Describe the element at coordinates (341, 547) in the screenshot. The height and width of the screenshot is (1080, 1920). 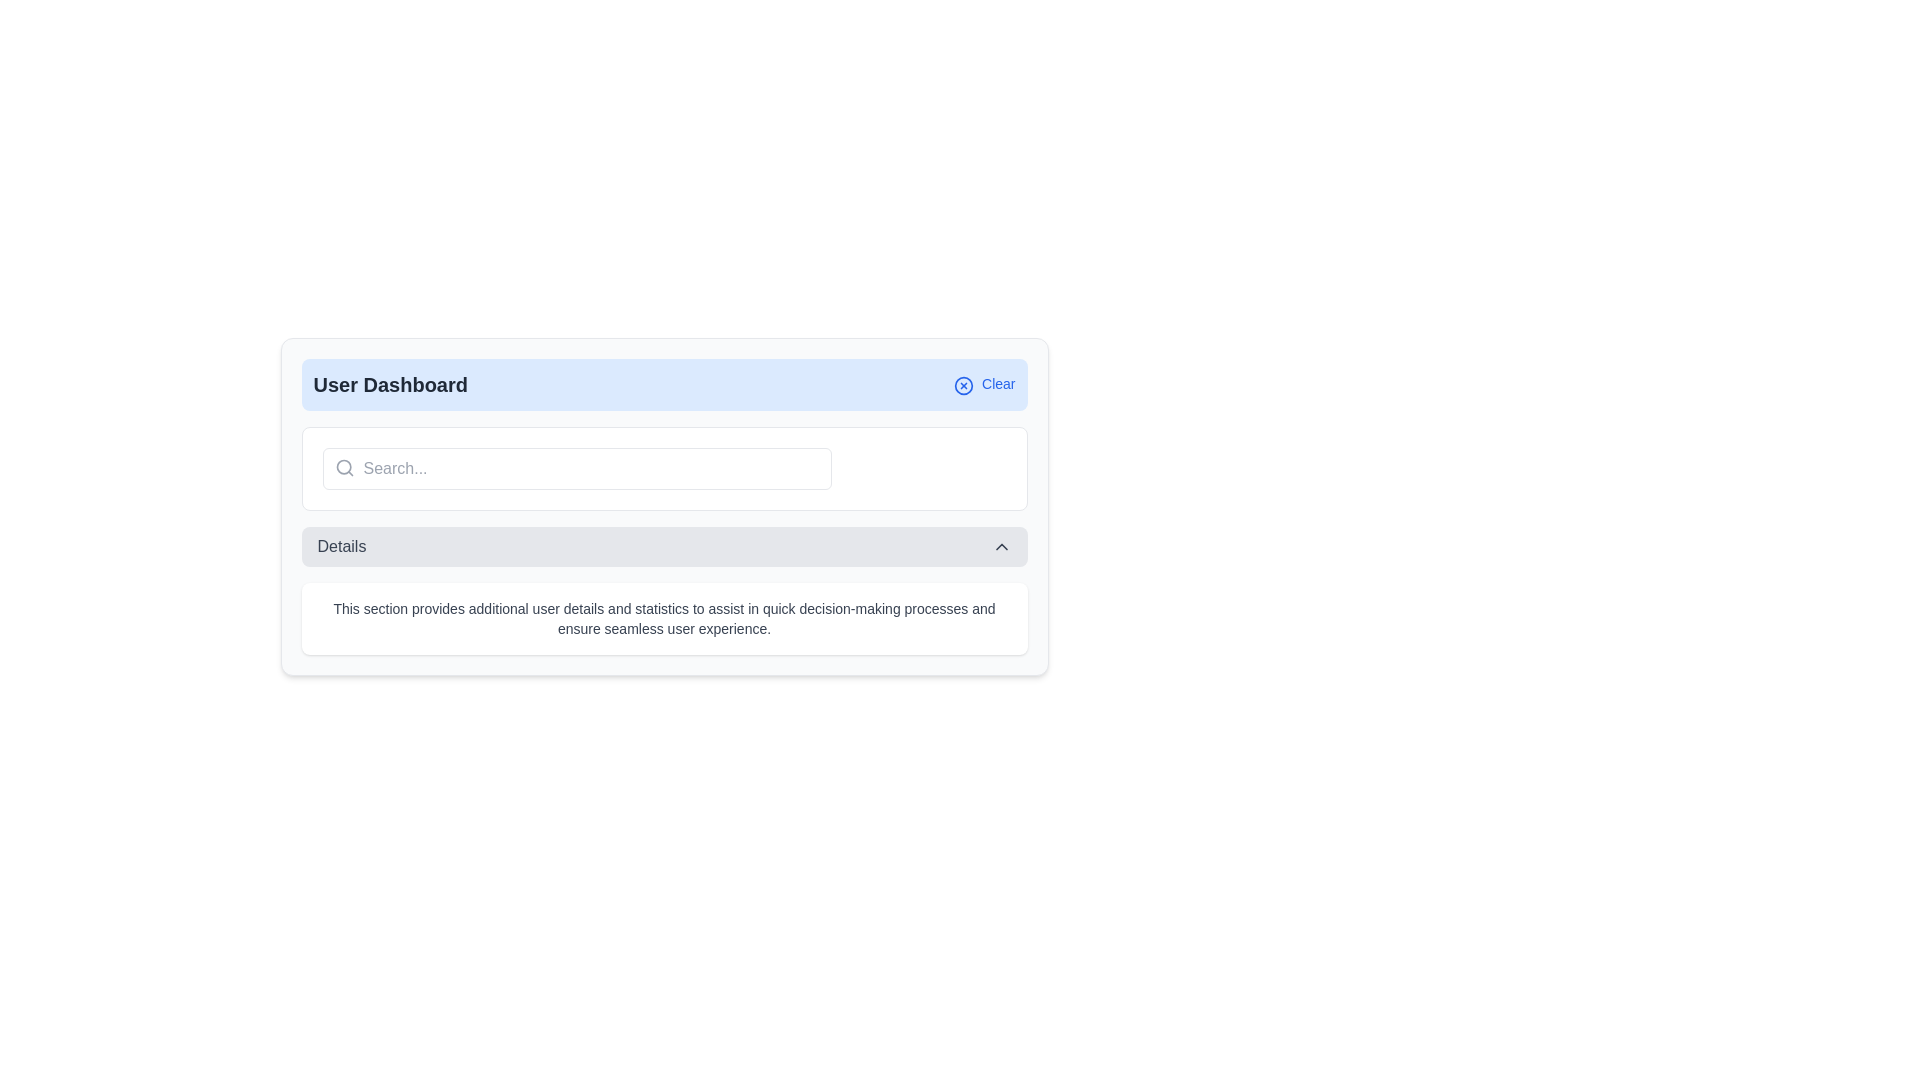
I see `the text label located at the leftmost part of the section, which precedes an upward-pointing chevron icon` at that location.